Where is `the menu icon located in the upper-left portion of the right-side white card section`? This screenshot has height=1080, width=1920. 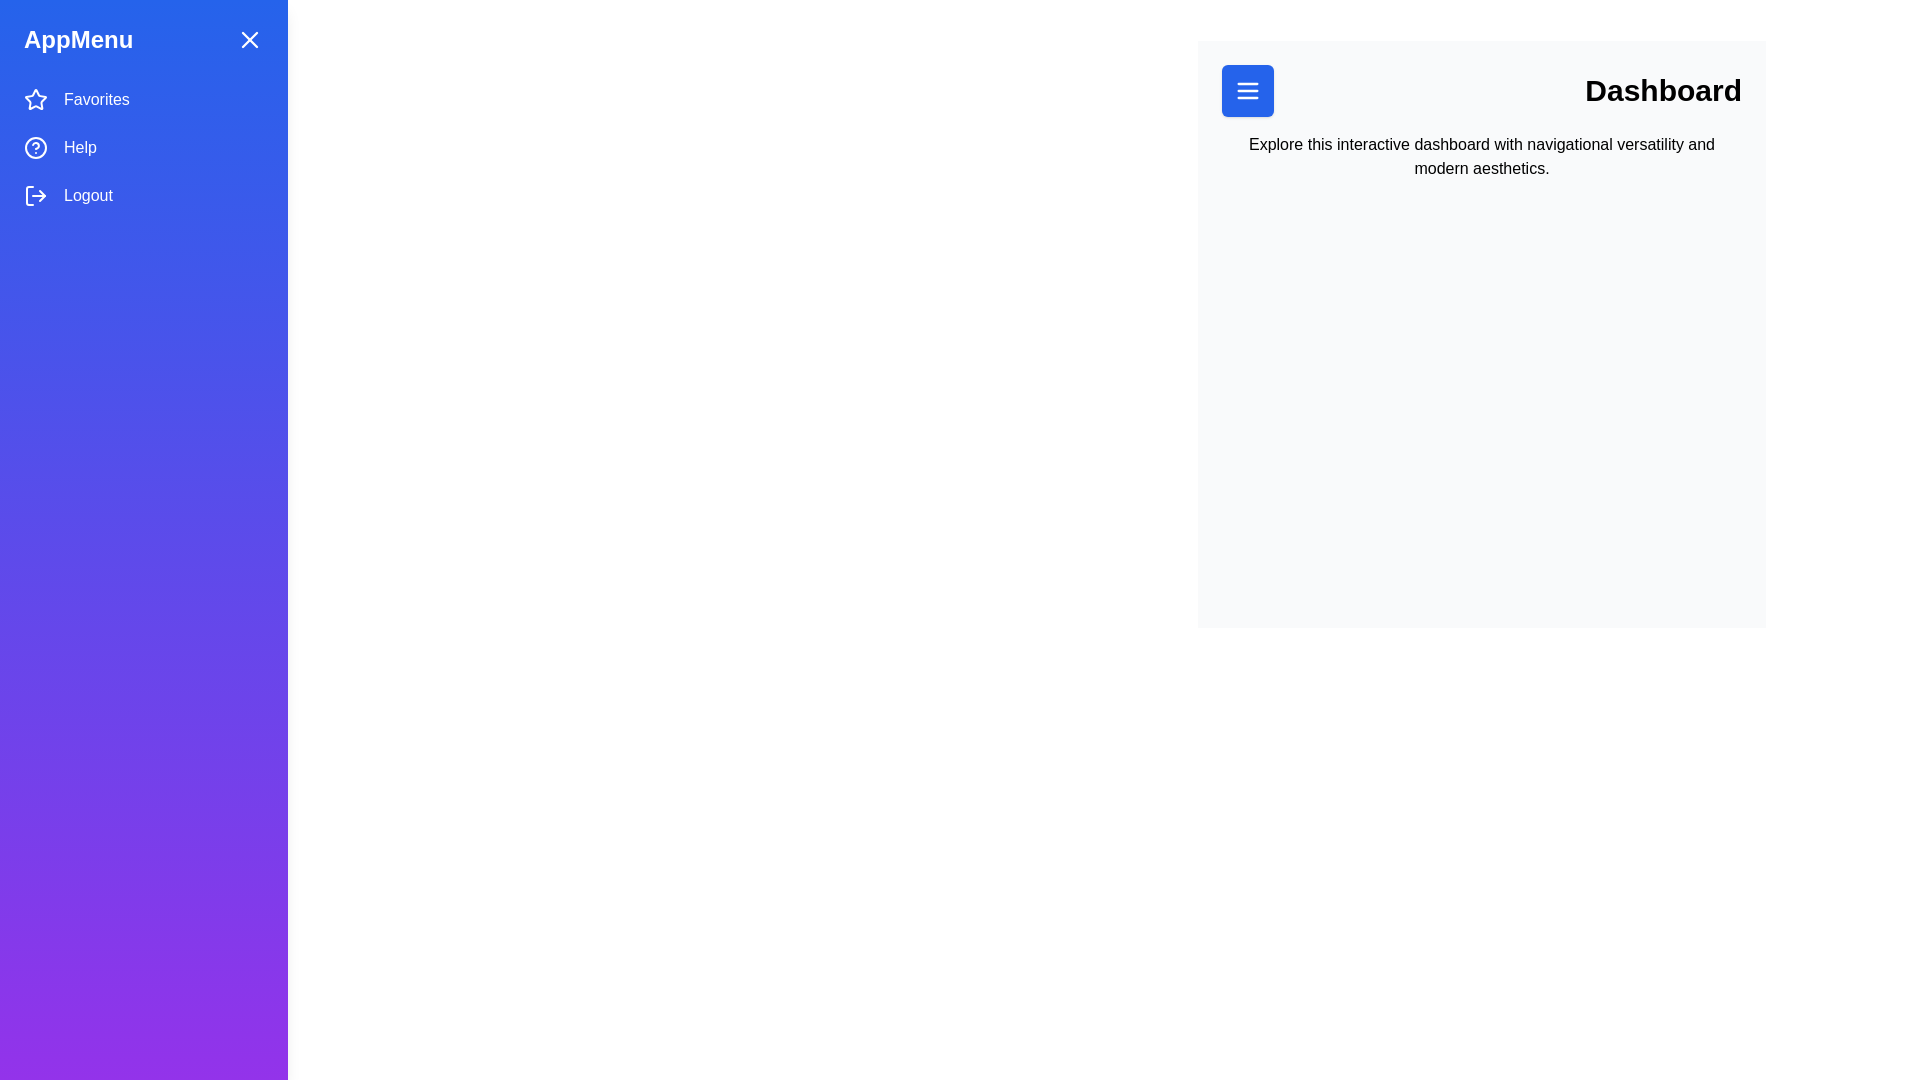 the menu icon located in the upper-left portion of the right-side white card section is located at coordinates (1247, 91).